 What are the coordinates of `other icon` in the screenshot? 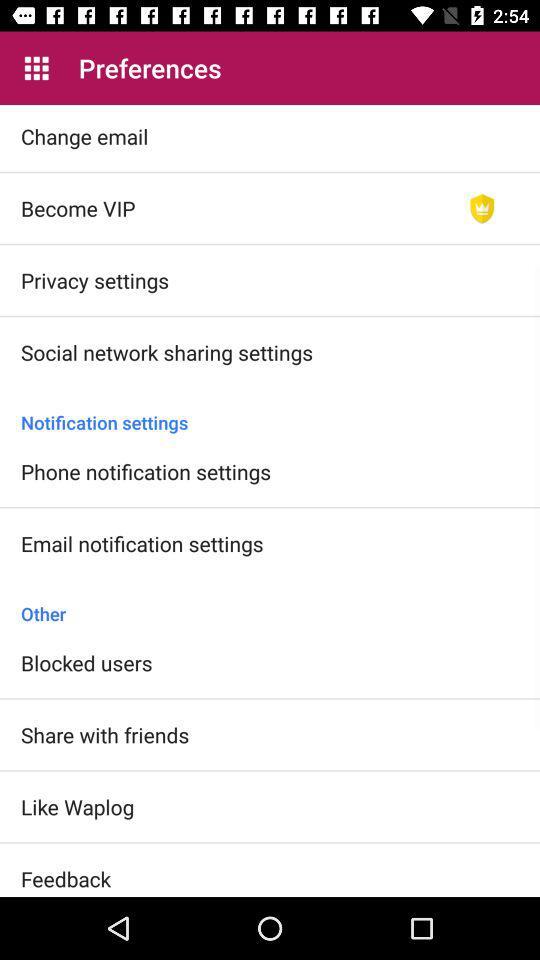 It's located at (270, 602).